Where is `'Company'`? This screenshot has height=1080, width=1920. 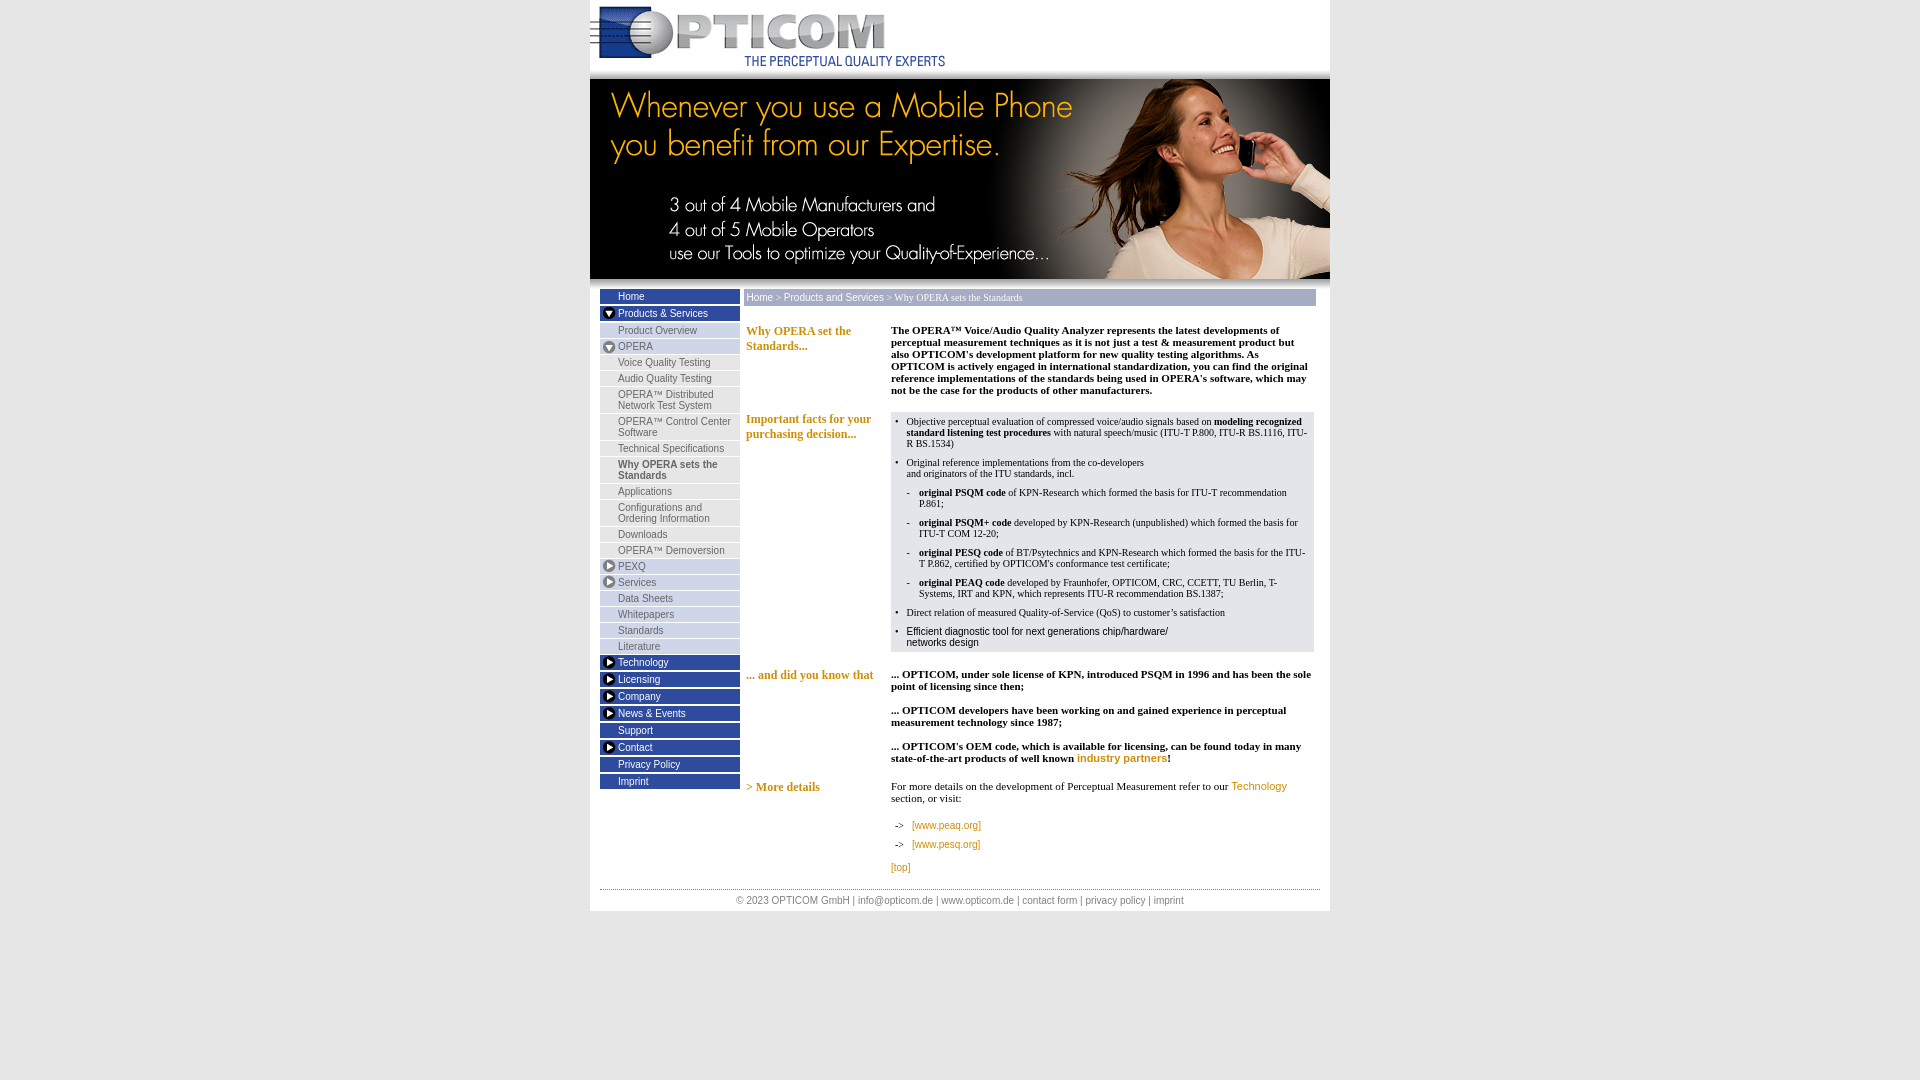 'Company' is located at coordinates (638, 695).